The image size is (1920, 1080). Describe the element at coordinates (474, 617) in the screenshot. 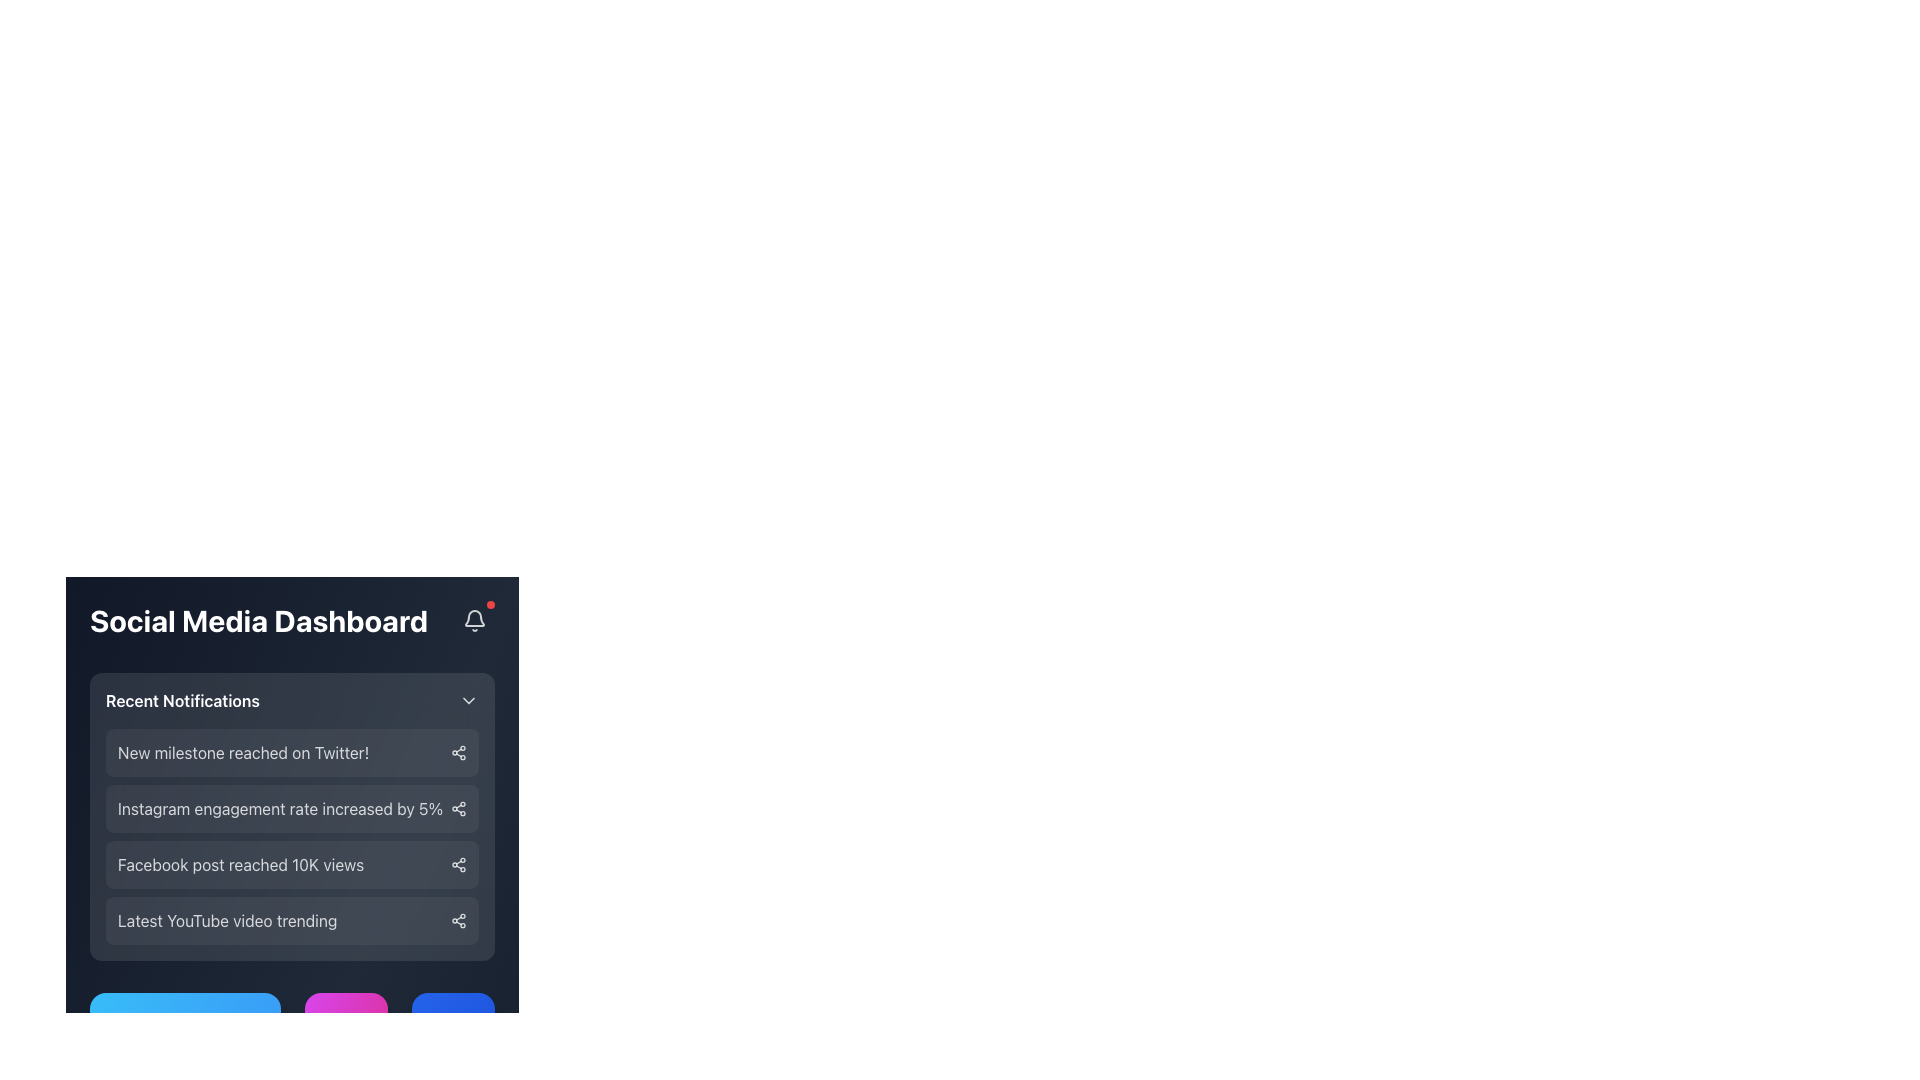

I see `the bell-shaped outline icon located at the top-right corner of the interface, which is associated with notifications` at that location.